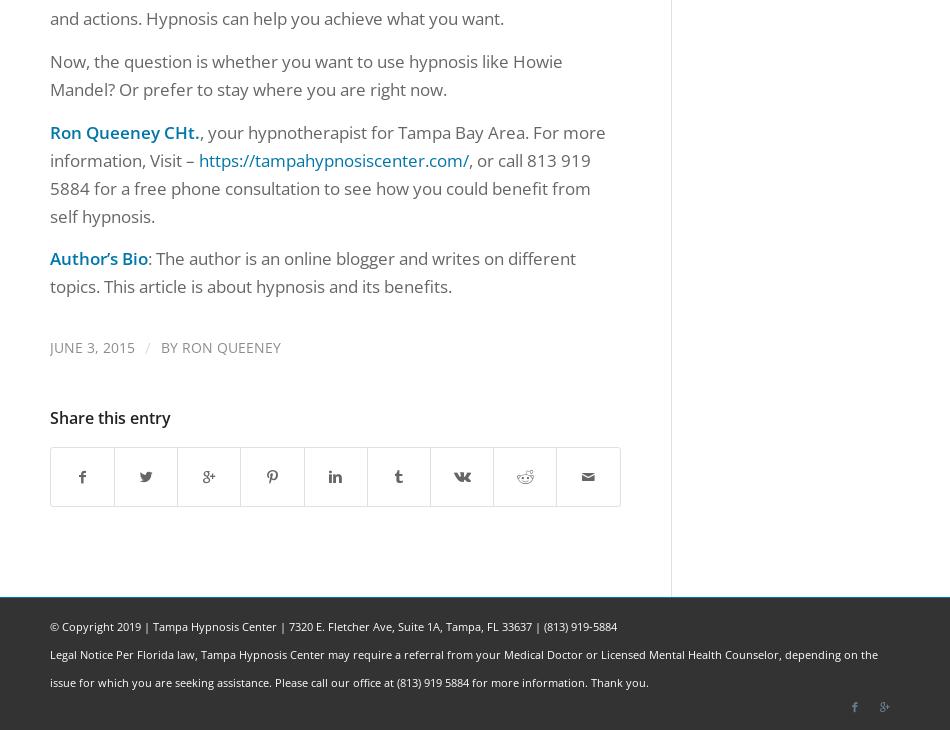 This screenshot has height=730, width=950. I want to click on '© Copyright 2019 | Tampa Hypnosis Center  | 7320 E. Fletcher Ave, Suite 1A, Tampa, FL 33637 | (813) 919-5884', so click(332, 626).